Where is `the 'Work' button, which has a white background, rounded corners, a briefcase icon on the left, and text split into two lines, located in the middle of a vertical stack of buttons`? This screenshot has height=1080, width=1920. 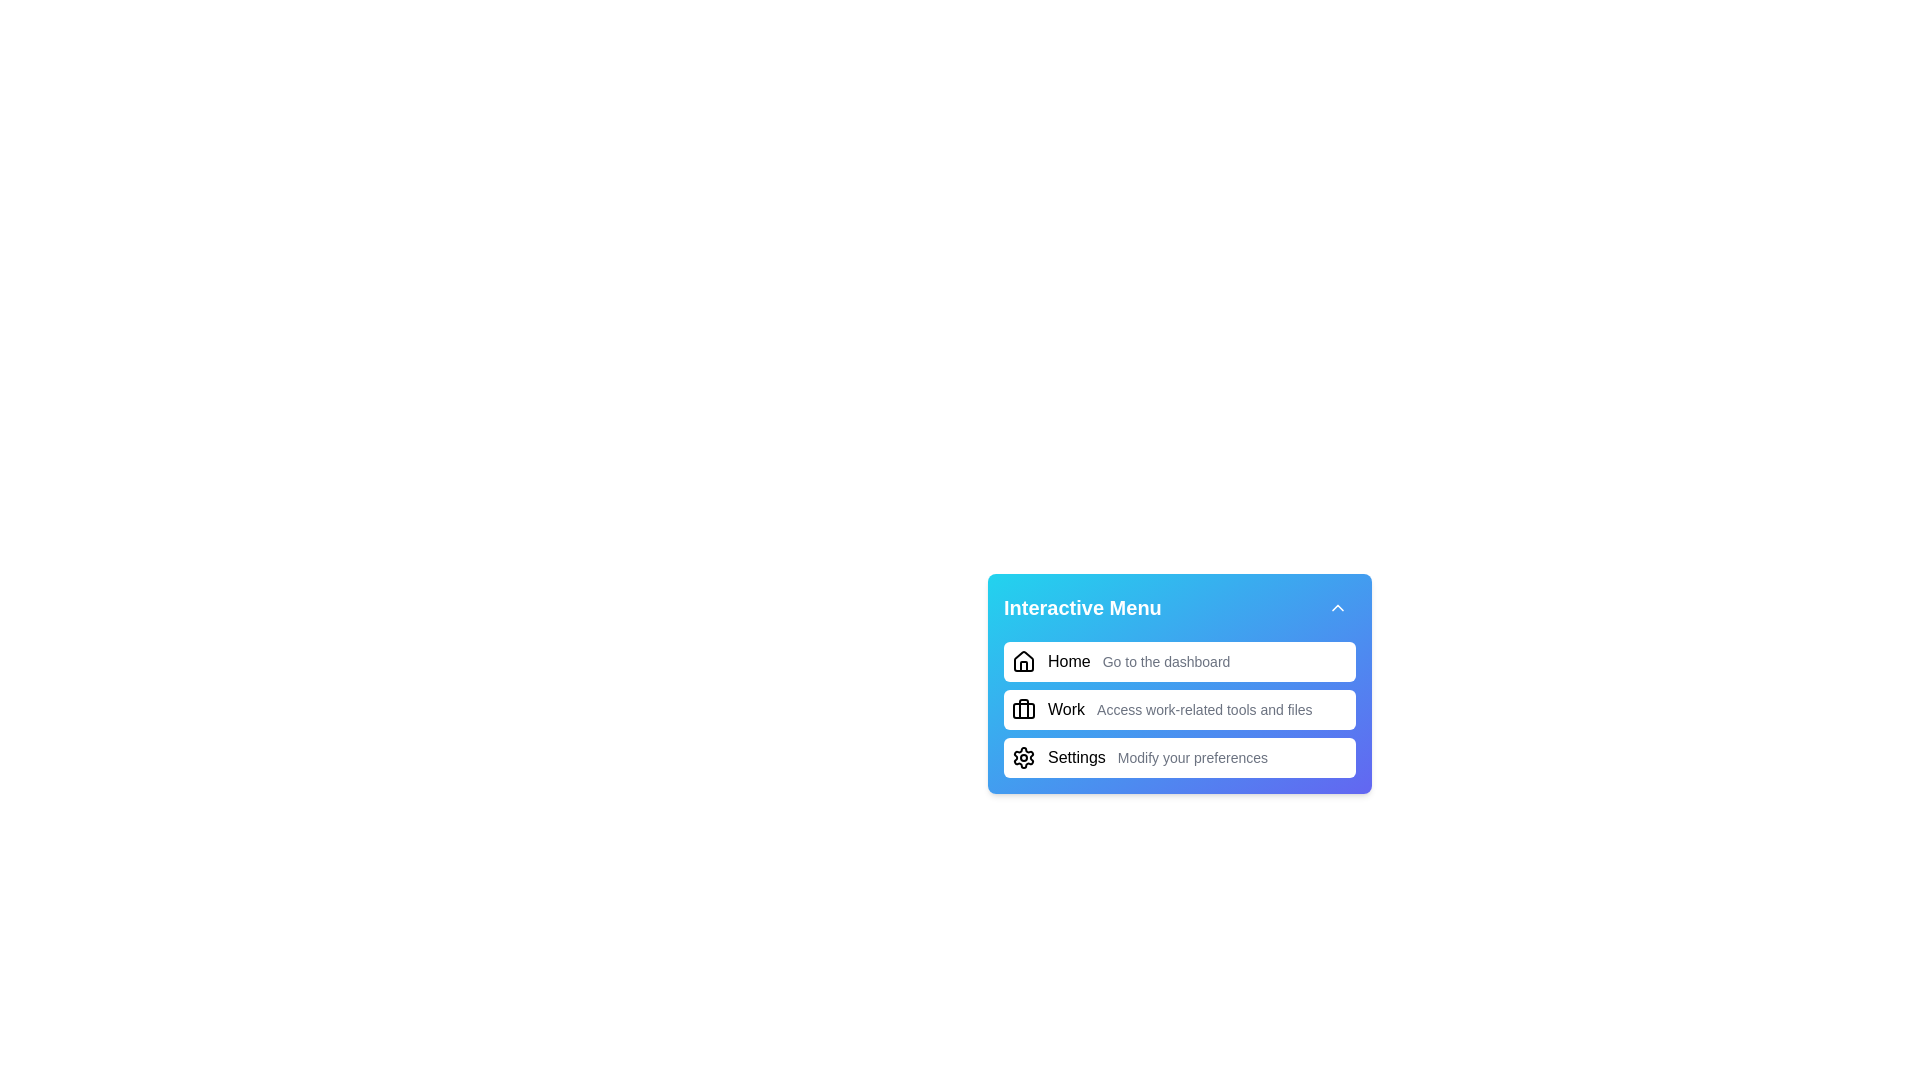
the 'Work' button, which has a white background, rounded corners, a briefcase icon on the left, and text split into two lines, located in the middle of a vertical stack of buttons is located at coordinates (1180, 708).